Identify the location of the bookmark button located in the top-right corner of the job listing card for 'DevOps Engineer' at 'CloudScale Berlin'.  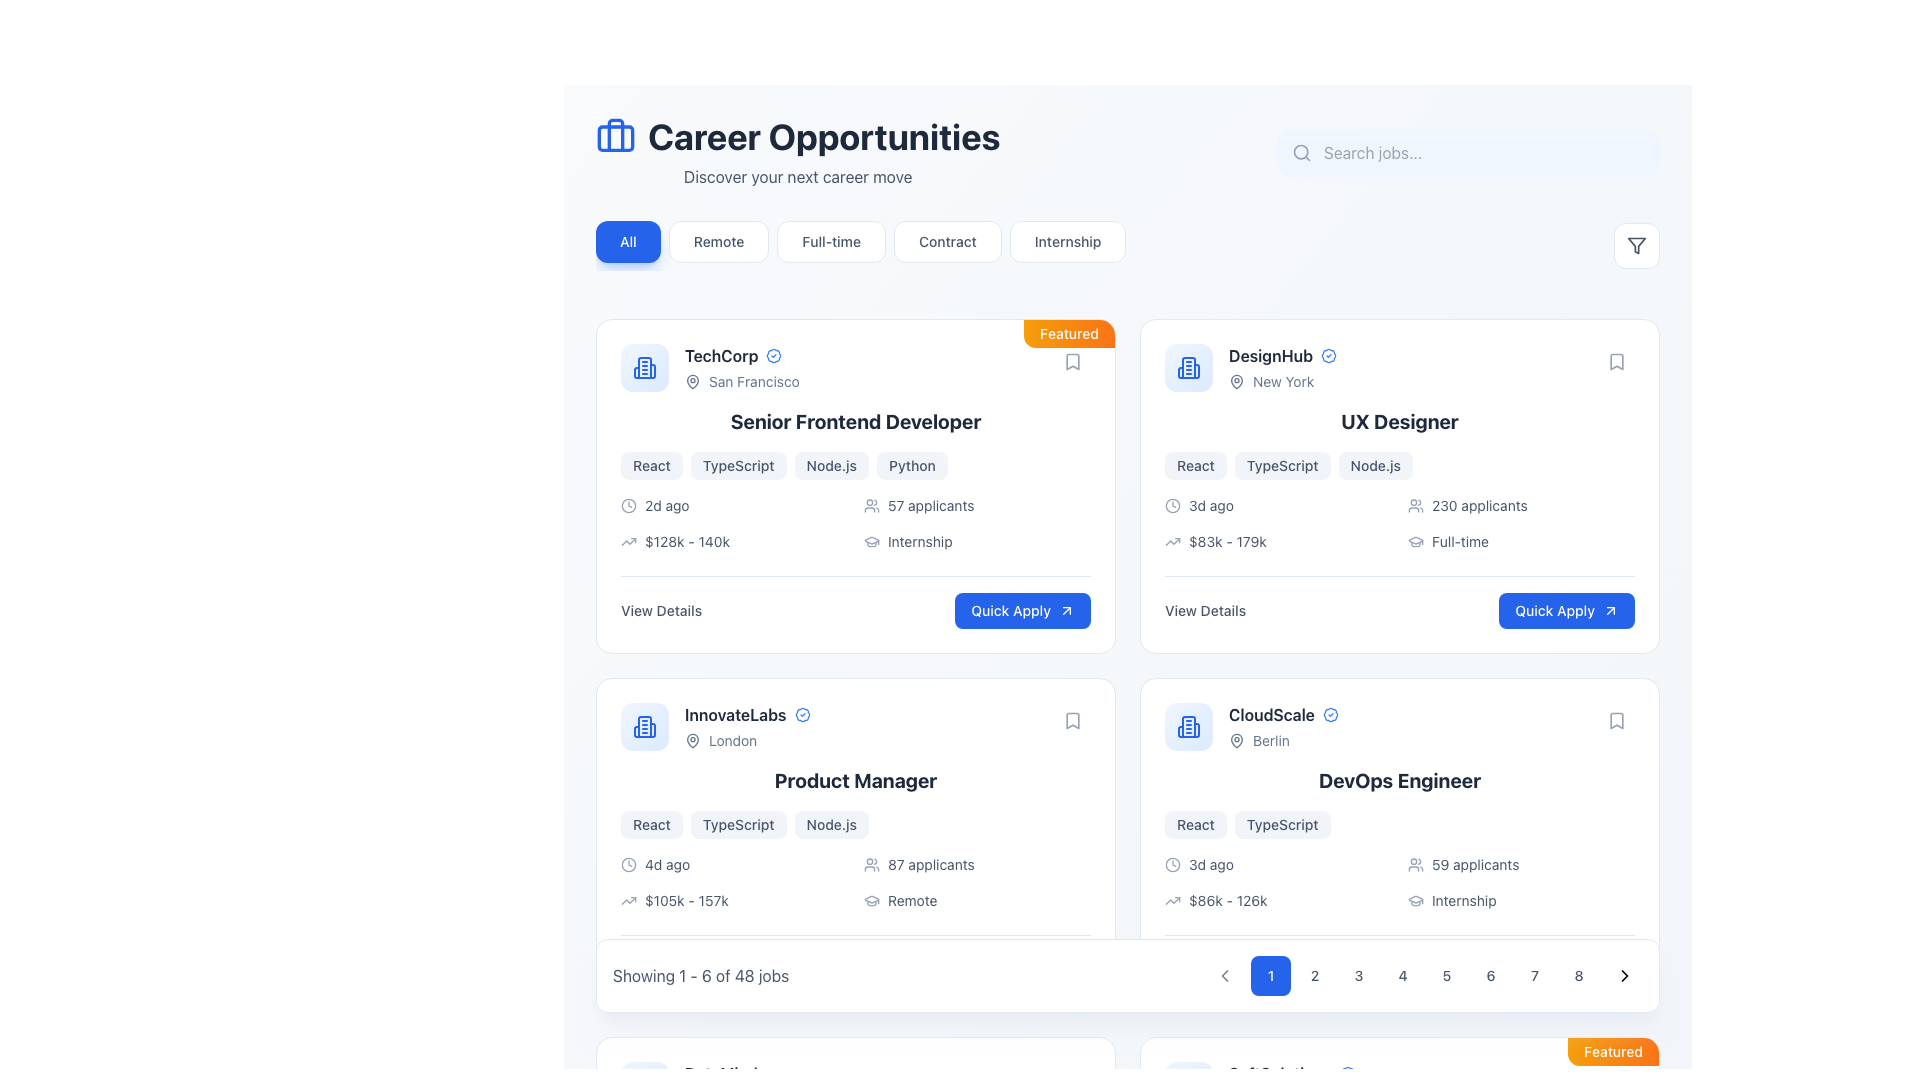
(1617, 721).